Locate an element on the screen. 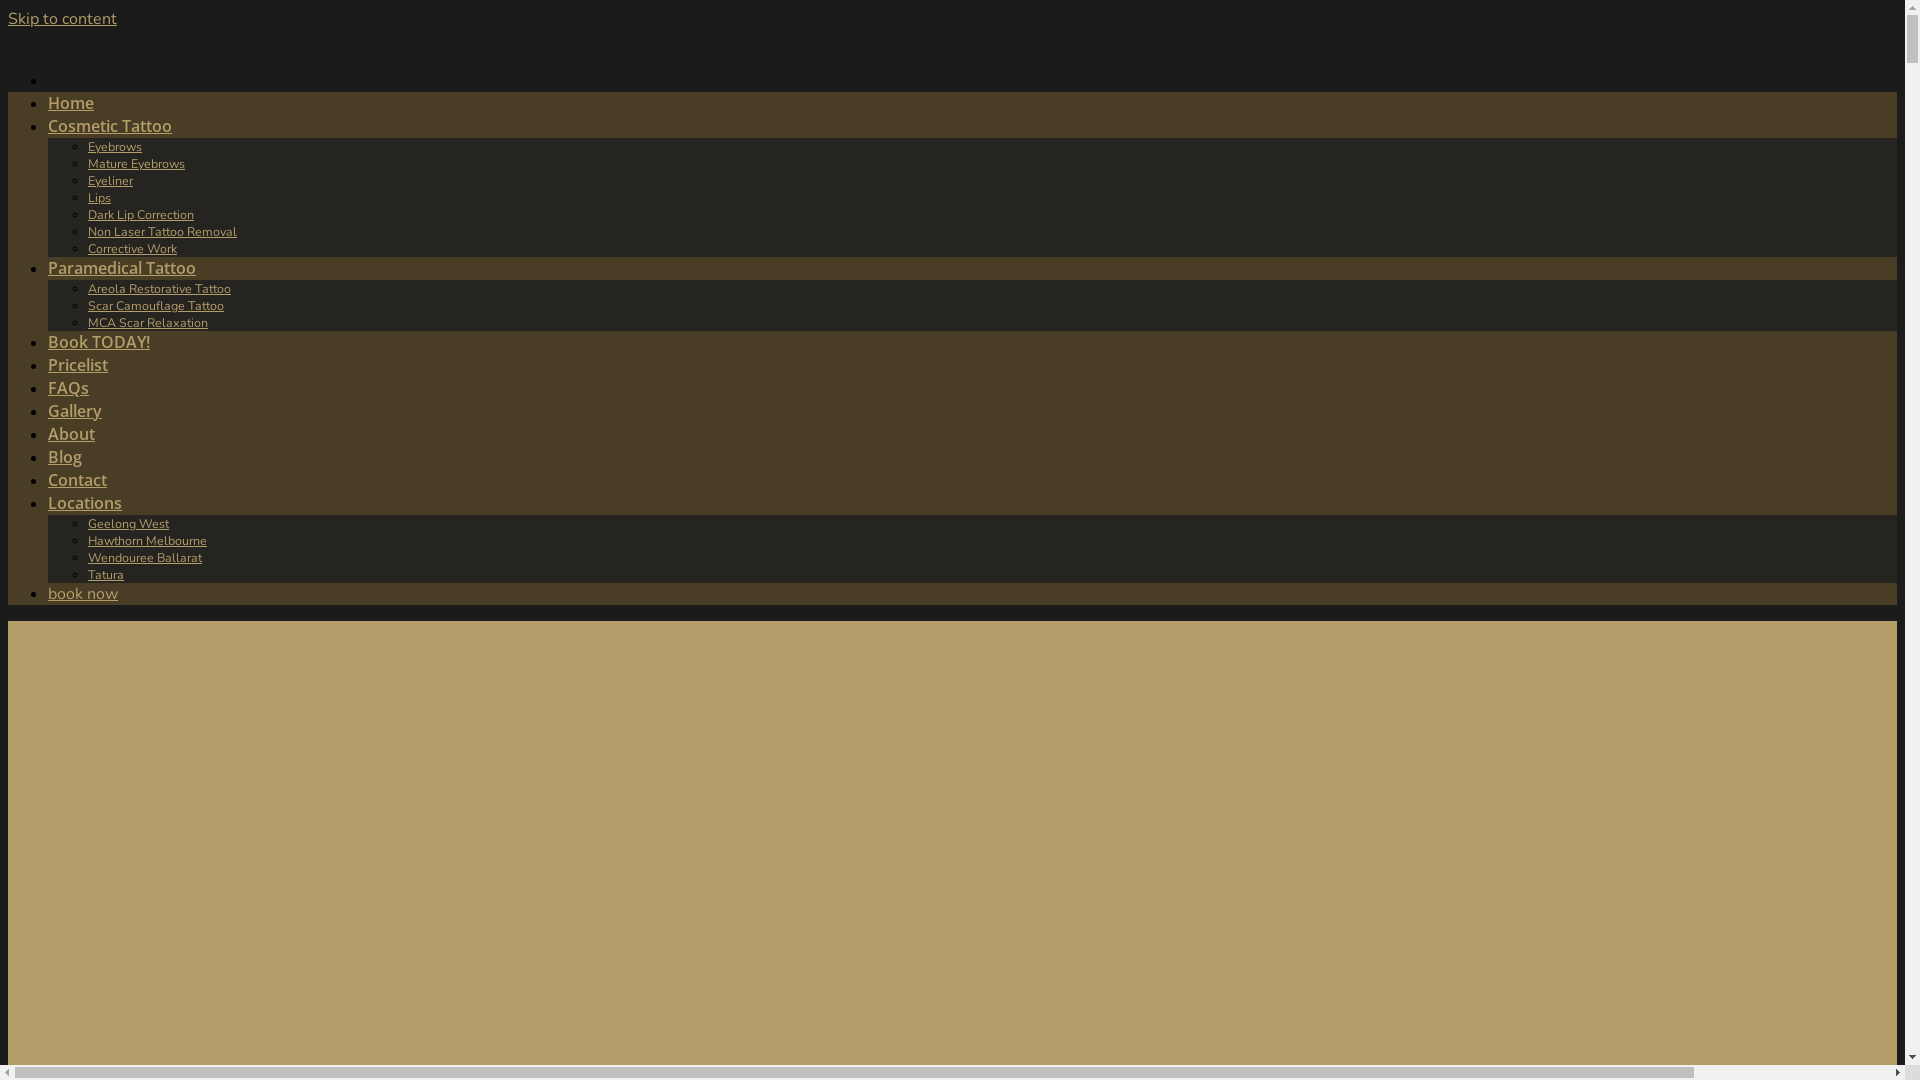 This screenshot has width=1920, height=1080. 'Gallery' is located at coordinates (75, 410).